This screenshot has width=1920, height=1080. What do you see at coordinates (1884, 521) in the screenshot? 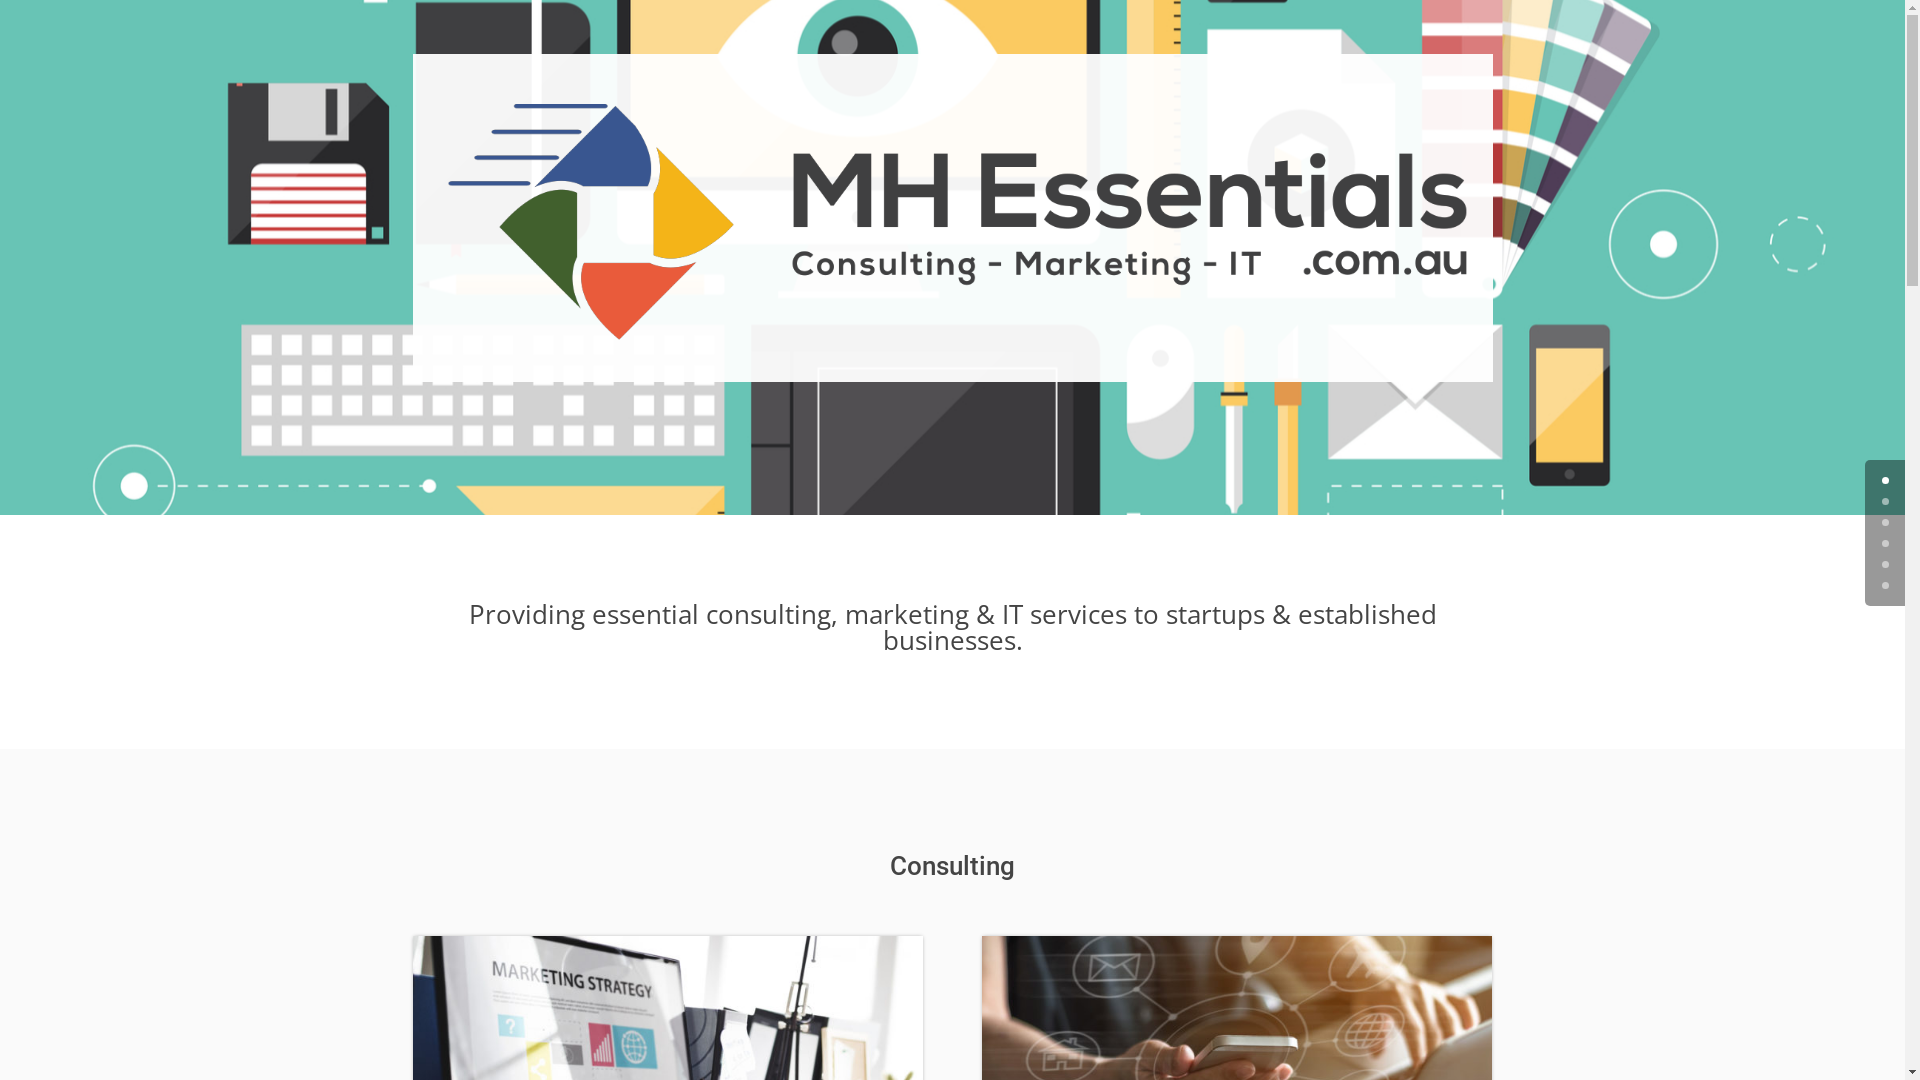
I see `'2'` at bounding box center [1884, 521].